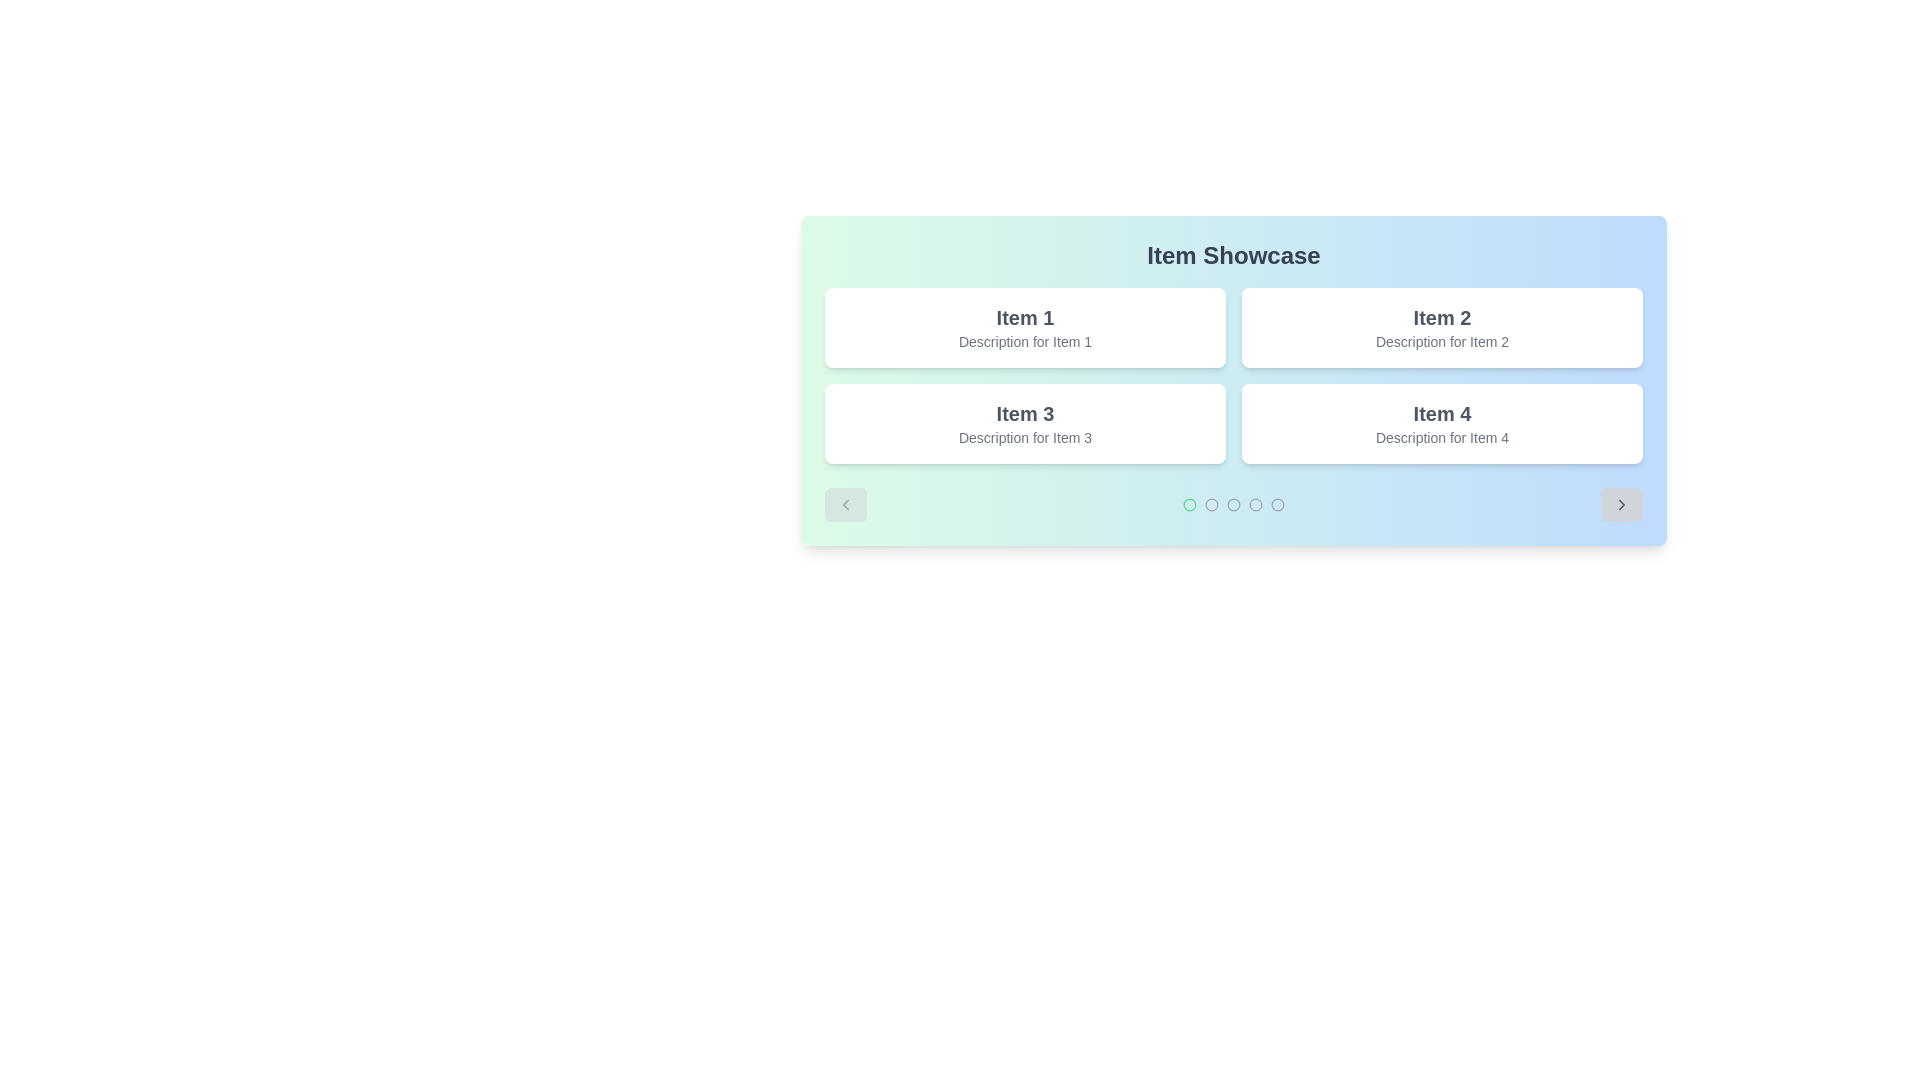 The width and height of the screenshot is (1920, 1080). I want to click on the text element stating 'Description for Item 4', which is styled in gray and located beneath the title 'Item 4', so click(1442, 437).